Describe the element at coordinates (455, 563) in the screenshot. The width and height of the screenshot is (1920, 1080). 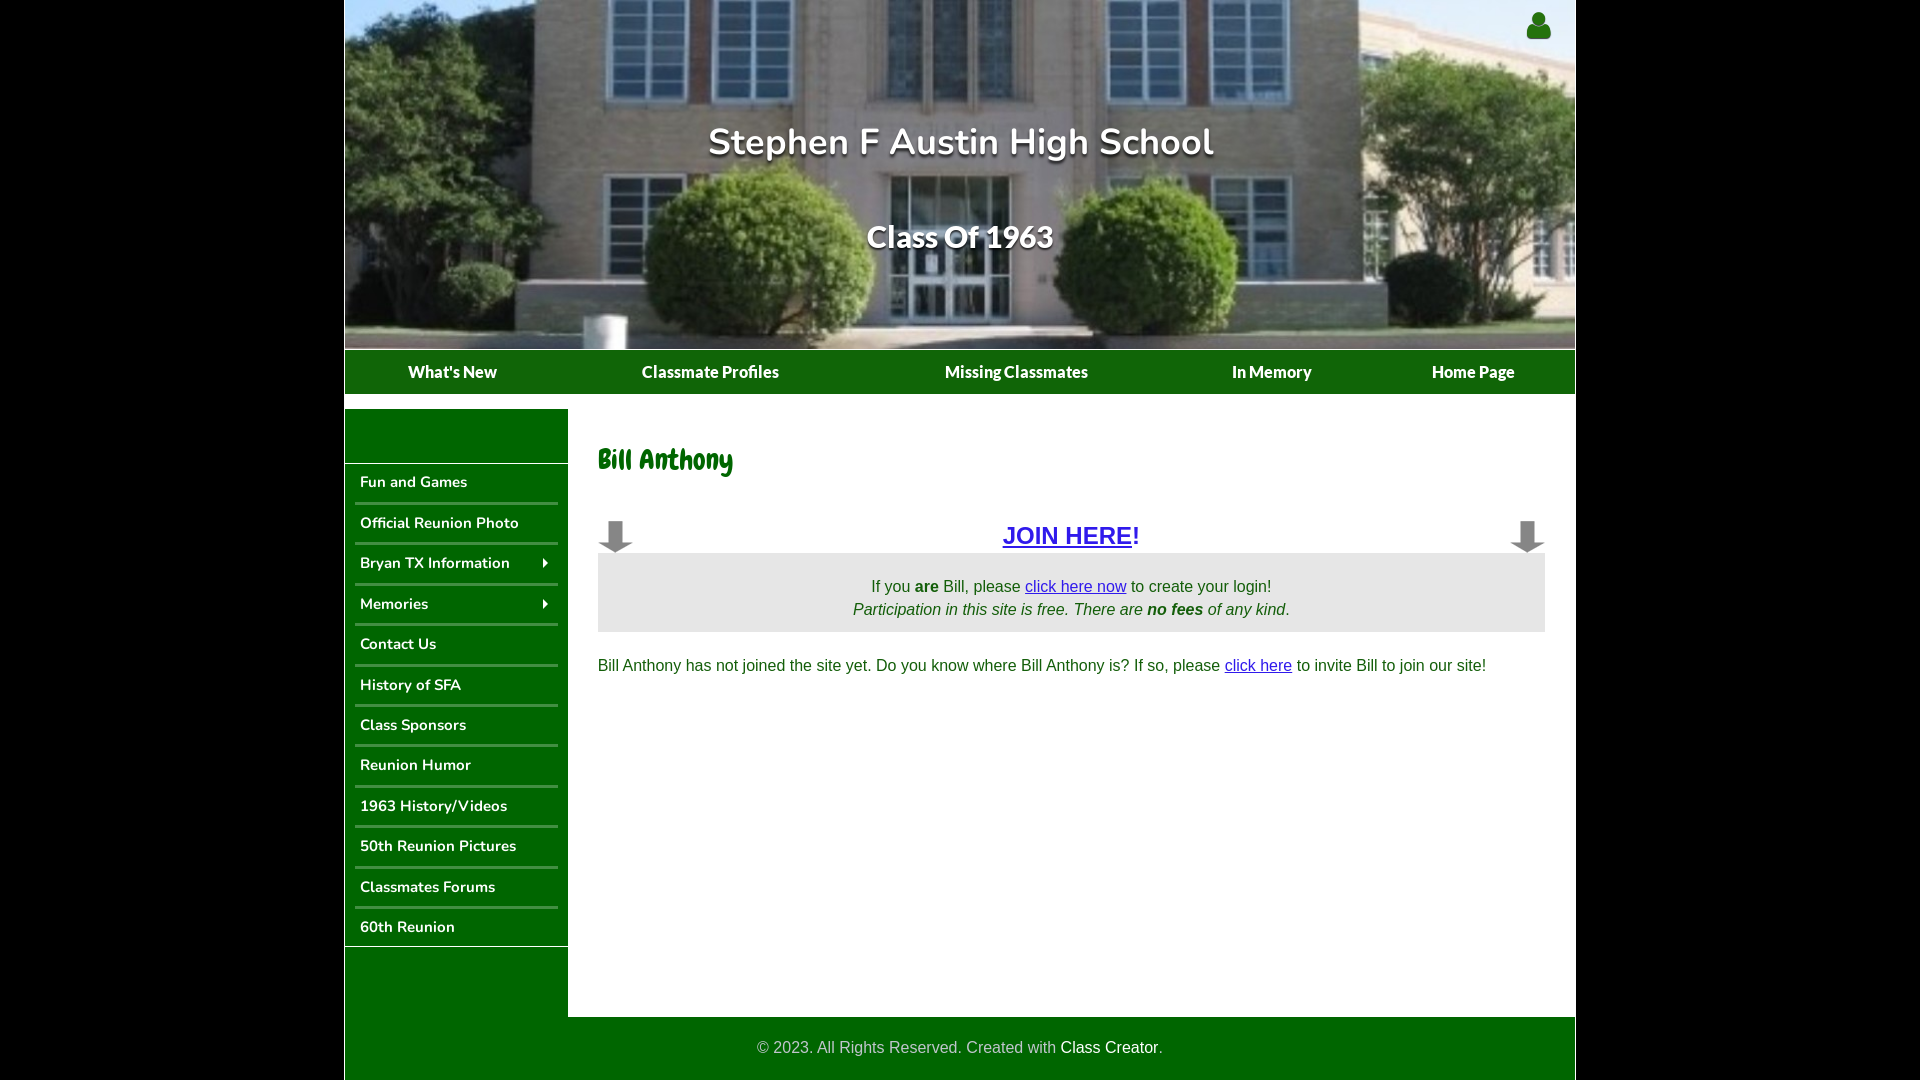
I see `'Bryan TX Information'` at that location.